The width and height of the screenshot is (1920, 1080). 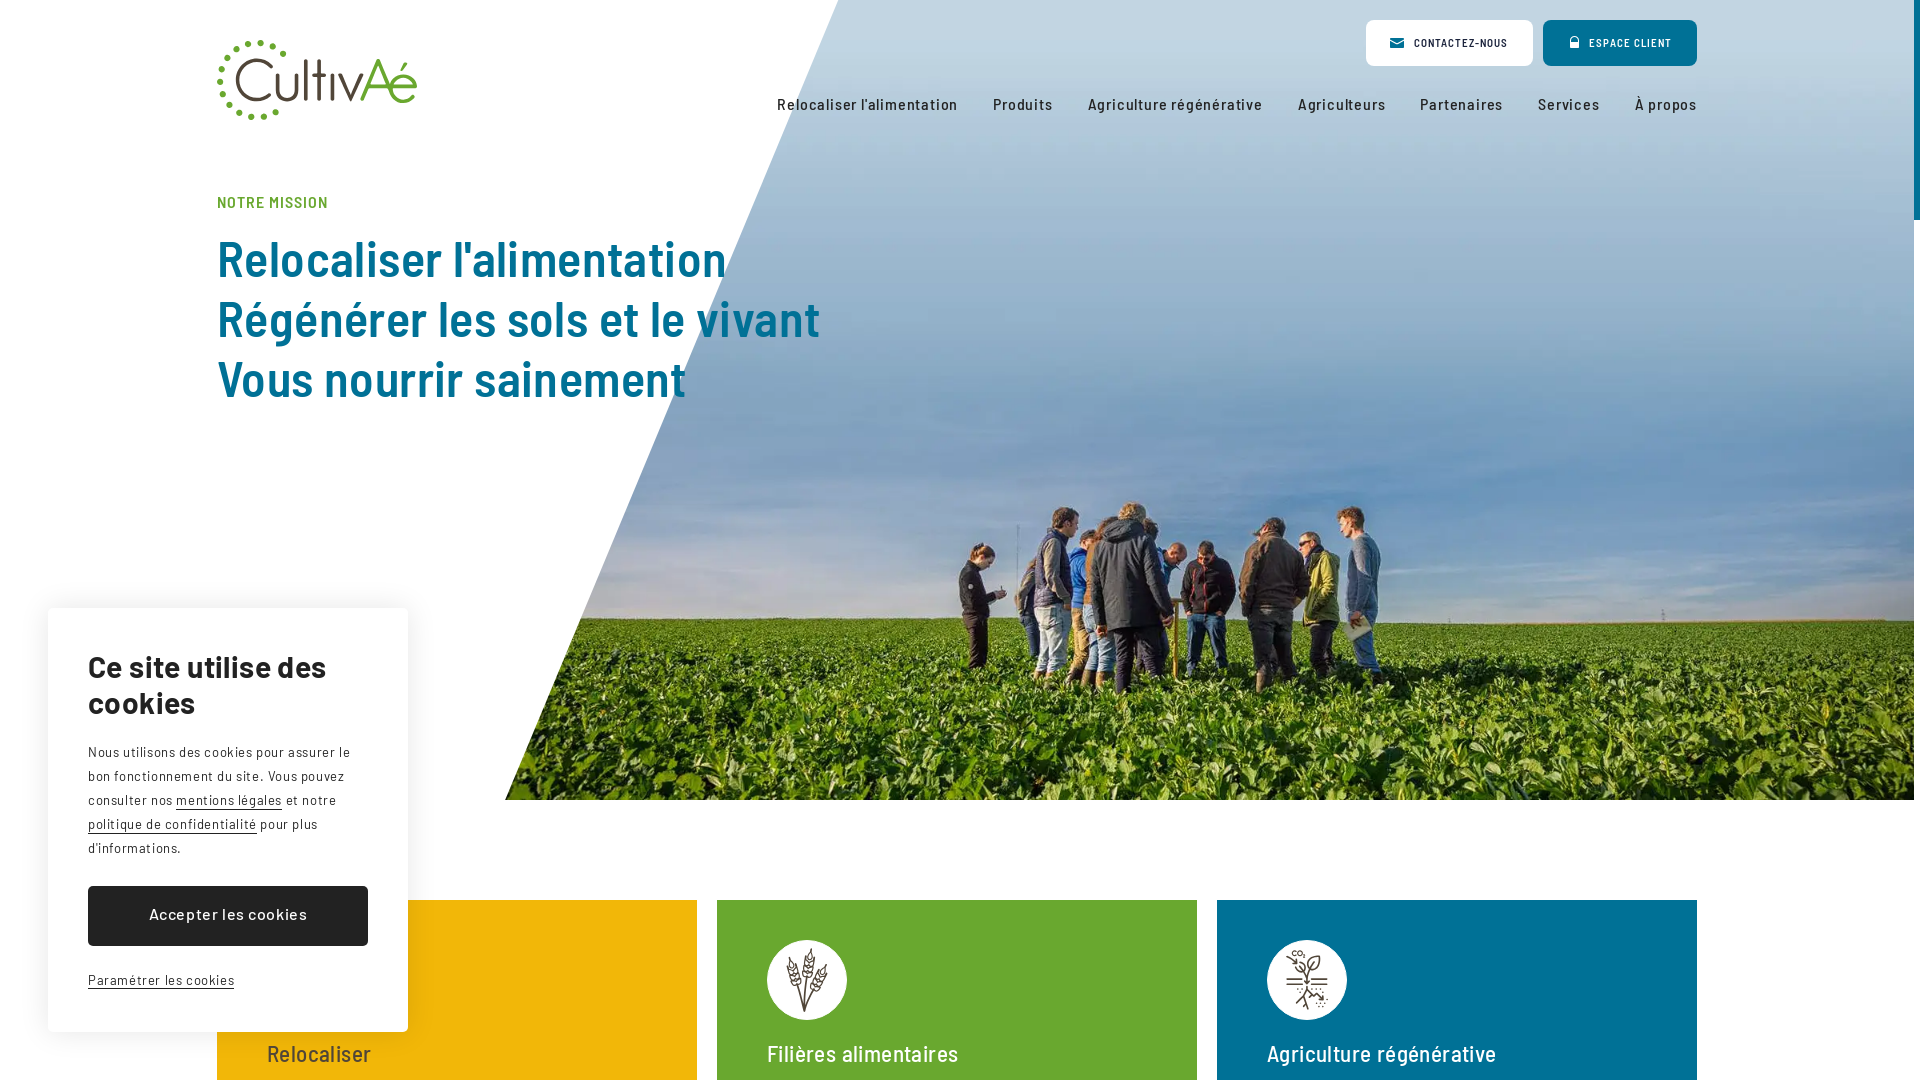 I want to click on 'Produits', so click(x=1022, y=104).